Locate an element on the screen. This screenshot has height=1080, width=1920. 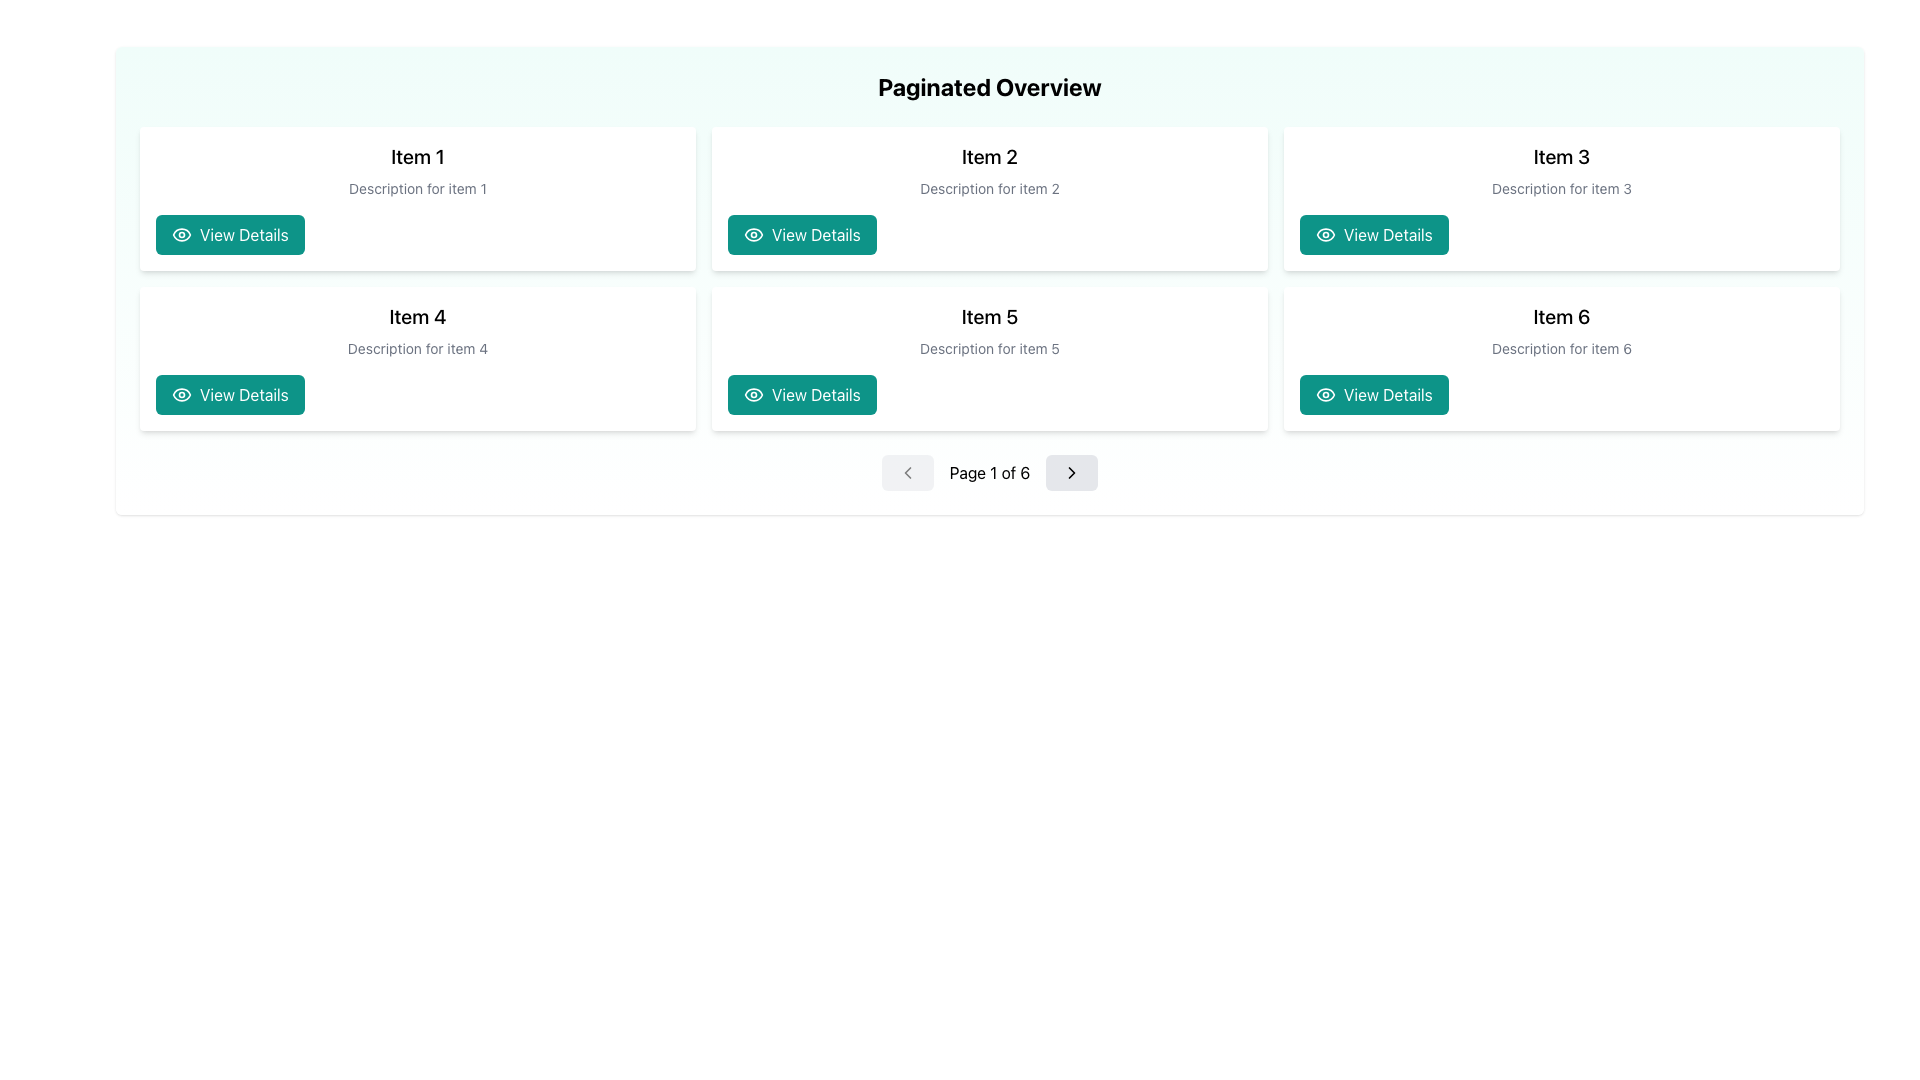
the text label 'Item 4' which is styled with a large and bold font, positioned as the prominent header in the second row and first column of the card layout is located at coordinates (416, 315).